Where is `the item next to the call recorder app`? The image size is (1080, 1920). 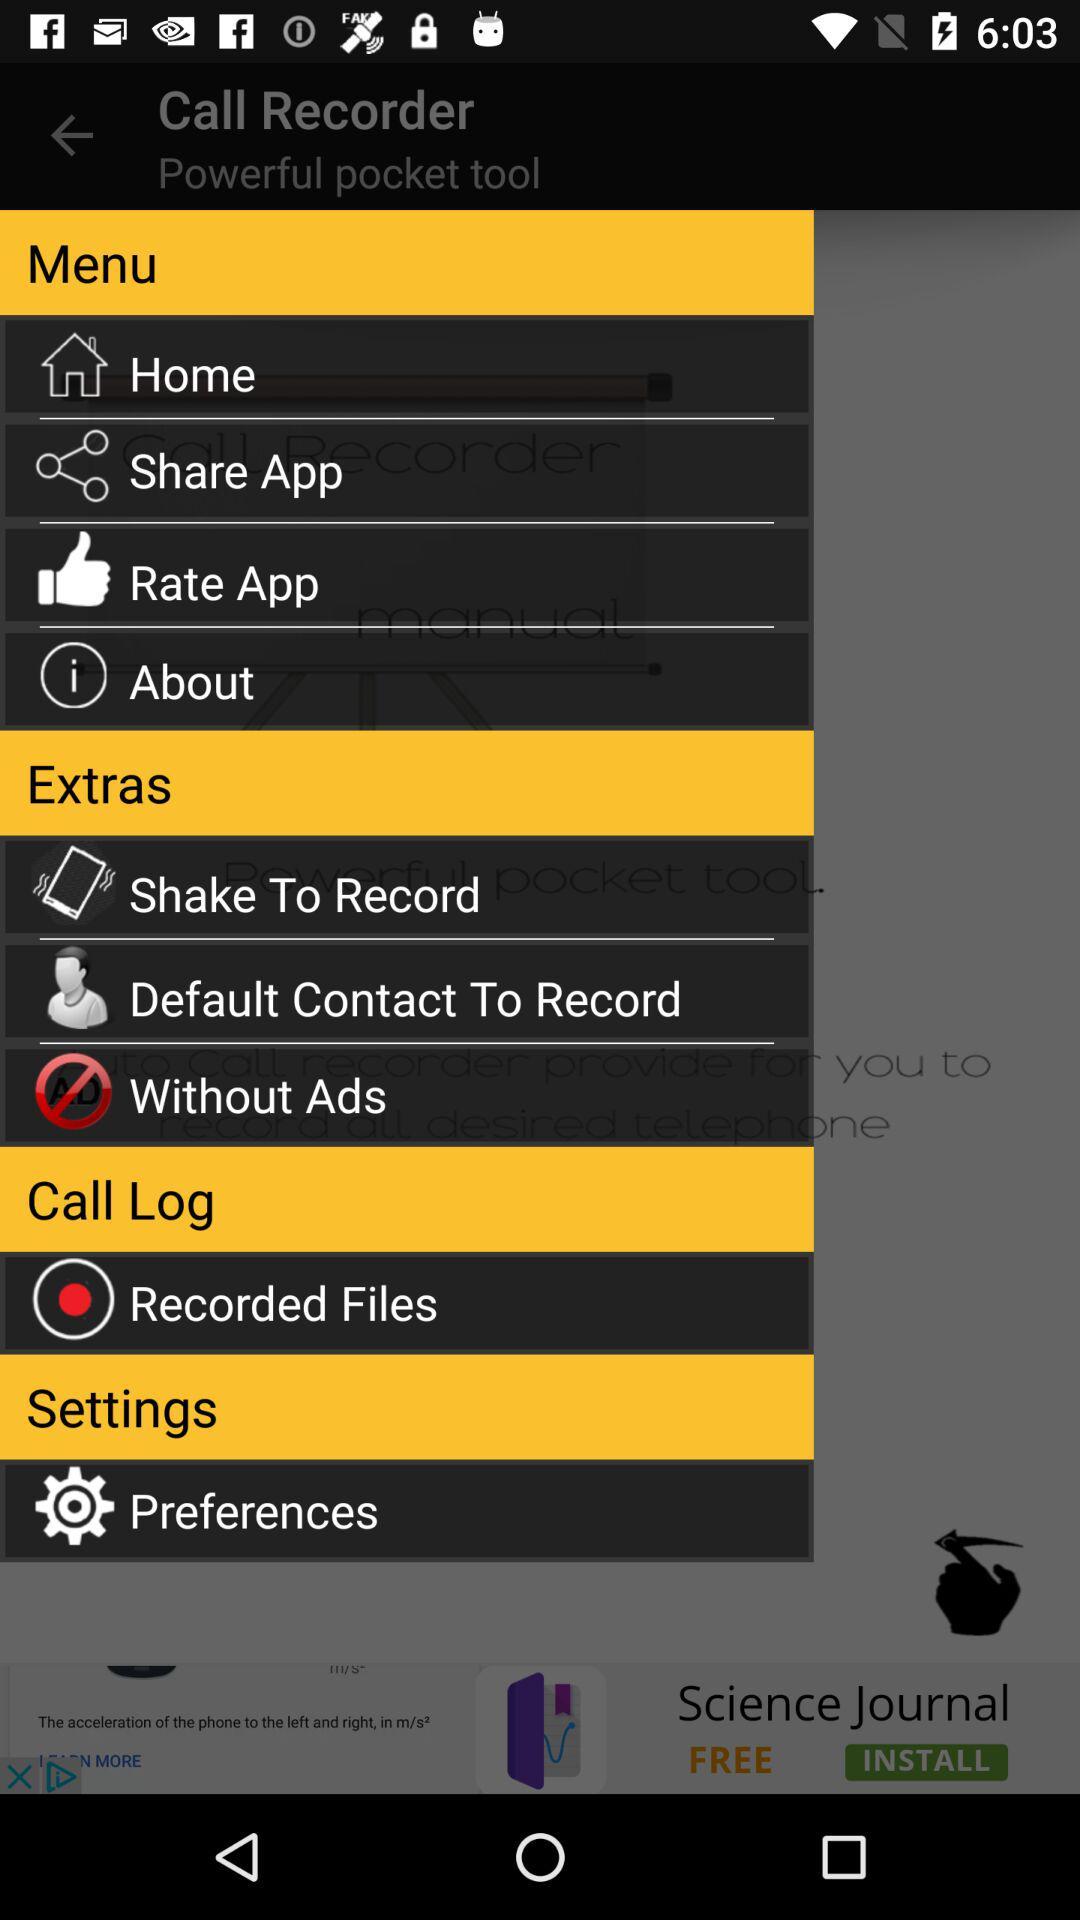
the item next to the call recorder app is located at coordinates (72, 135).